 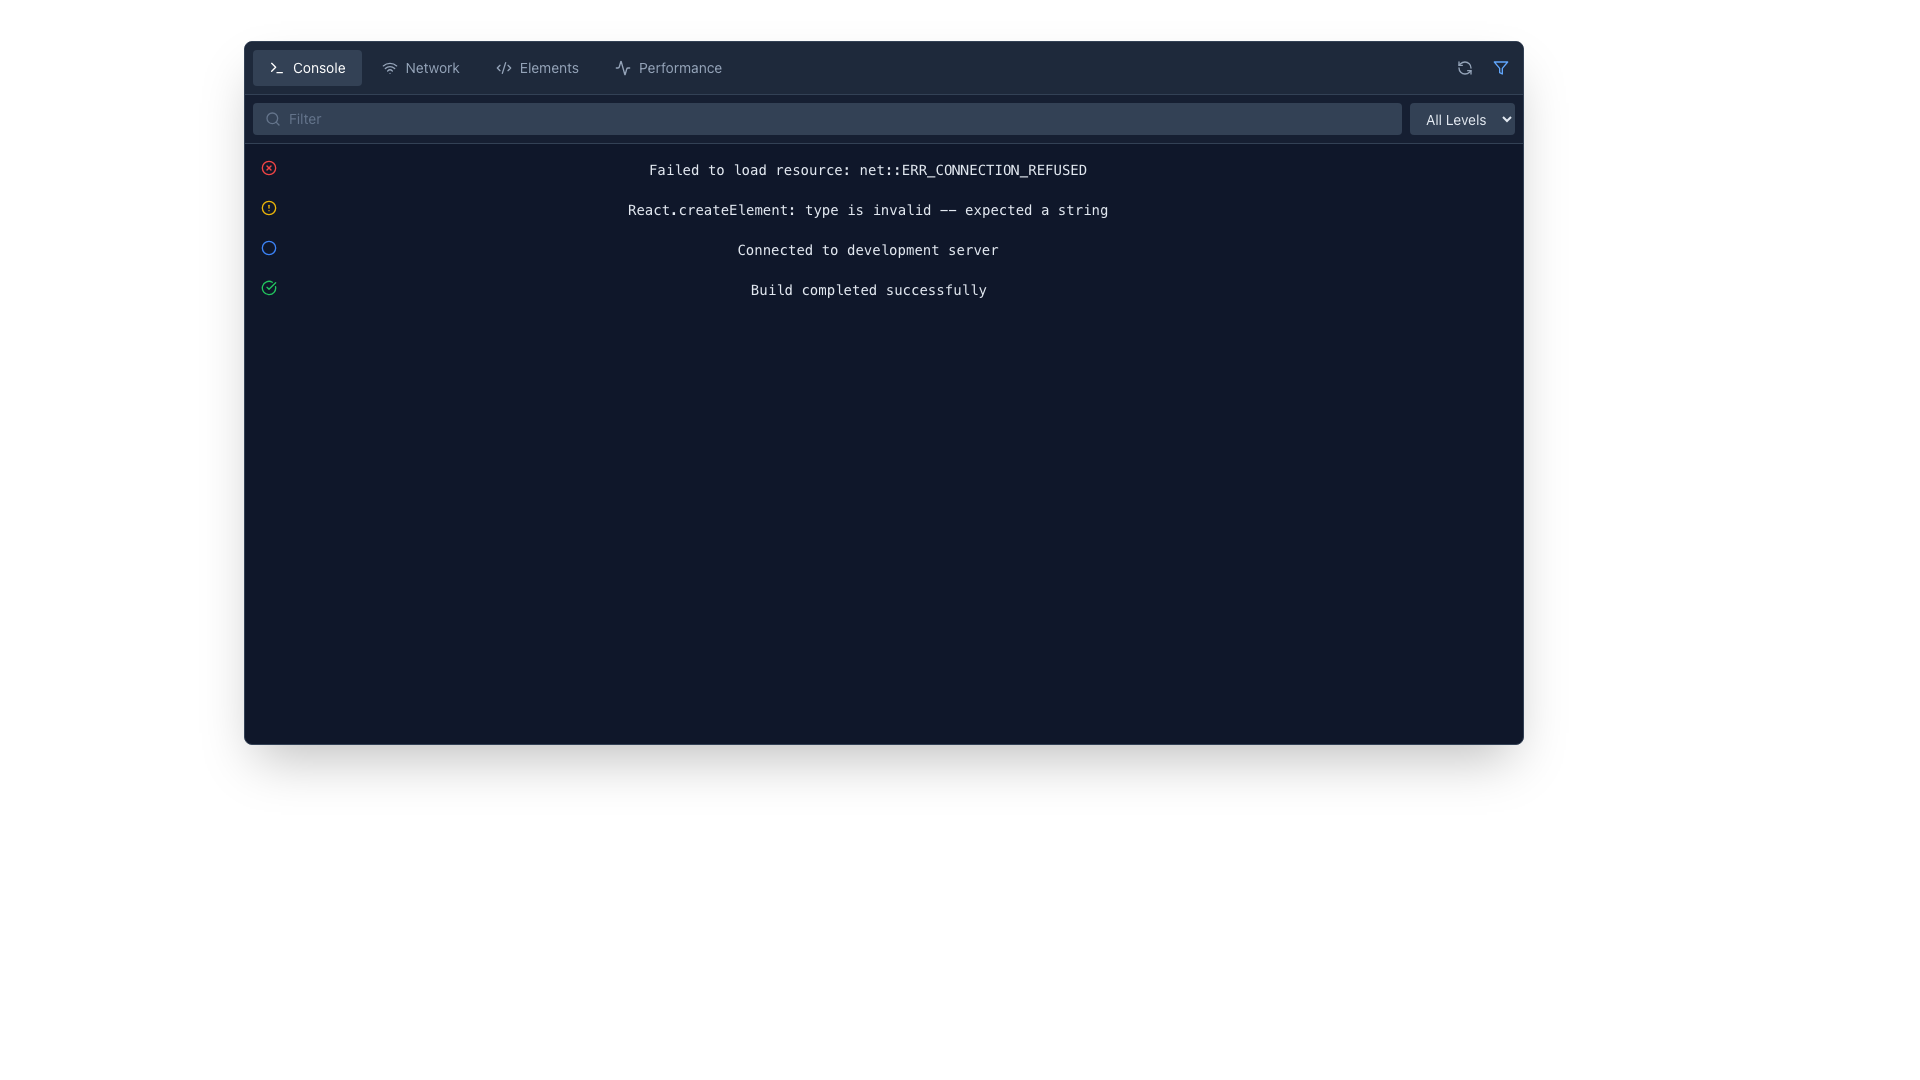 I want to click on a specific filter option from the dropdown menu located at the top of the central panel, below the tabs labeled 'Console,' 'Network,' etc, so click(x=882, y=119).